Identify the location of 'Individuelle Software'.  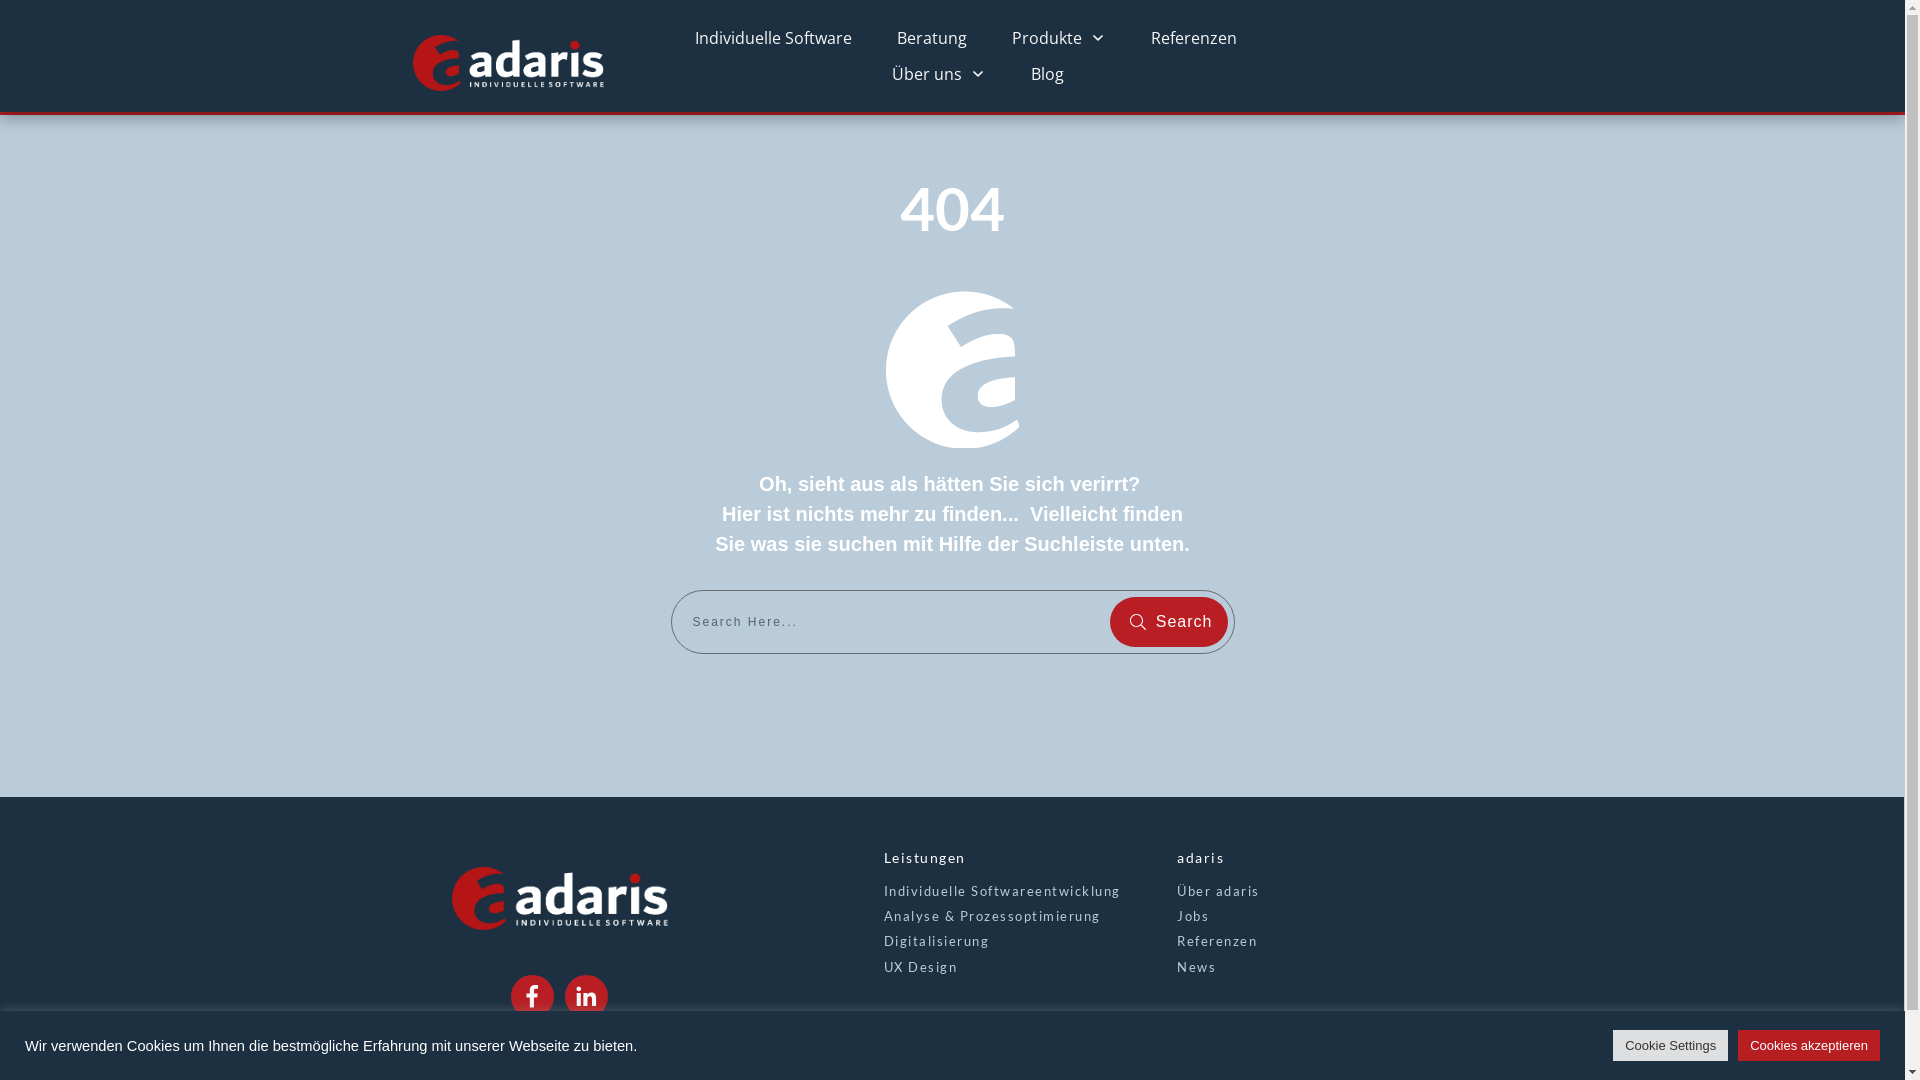
(772, 38).